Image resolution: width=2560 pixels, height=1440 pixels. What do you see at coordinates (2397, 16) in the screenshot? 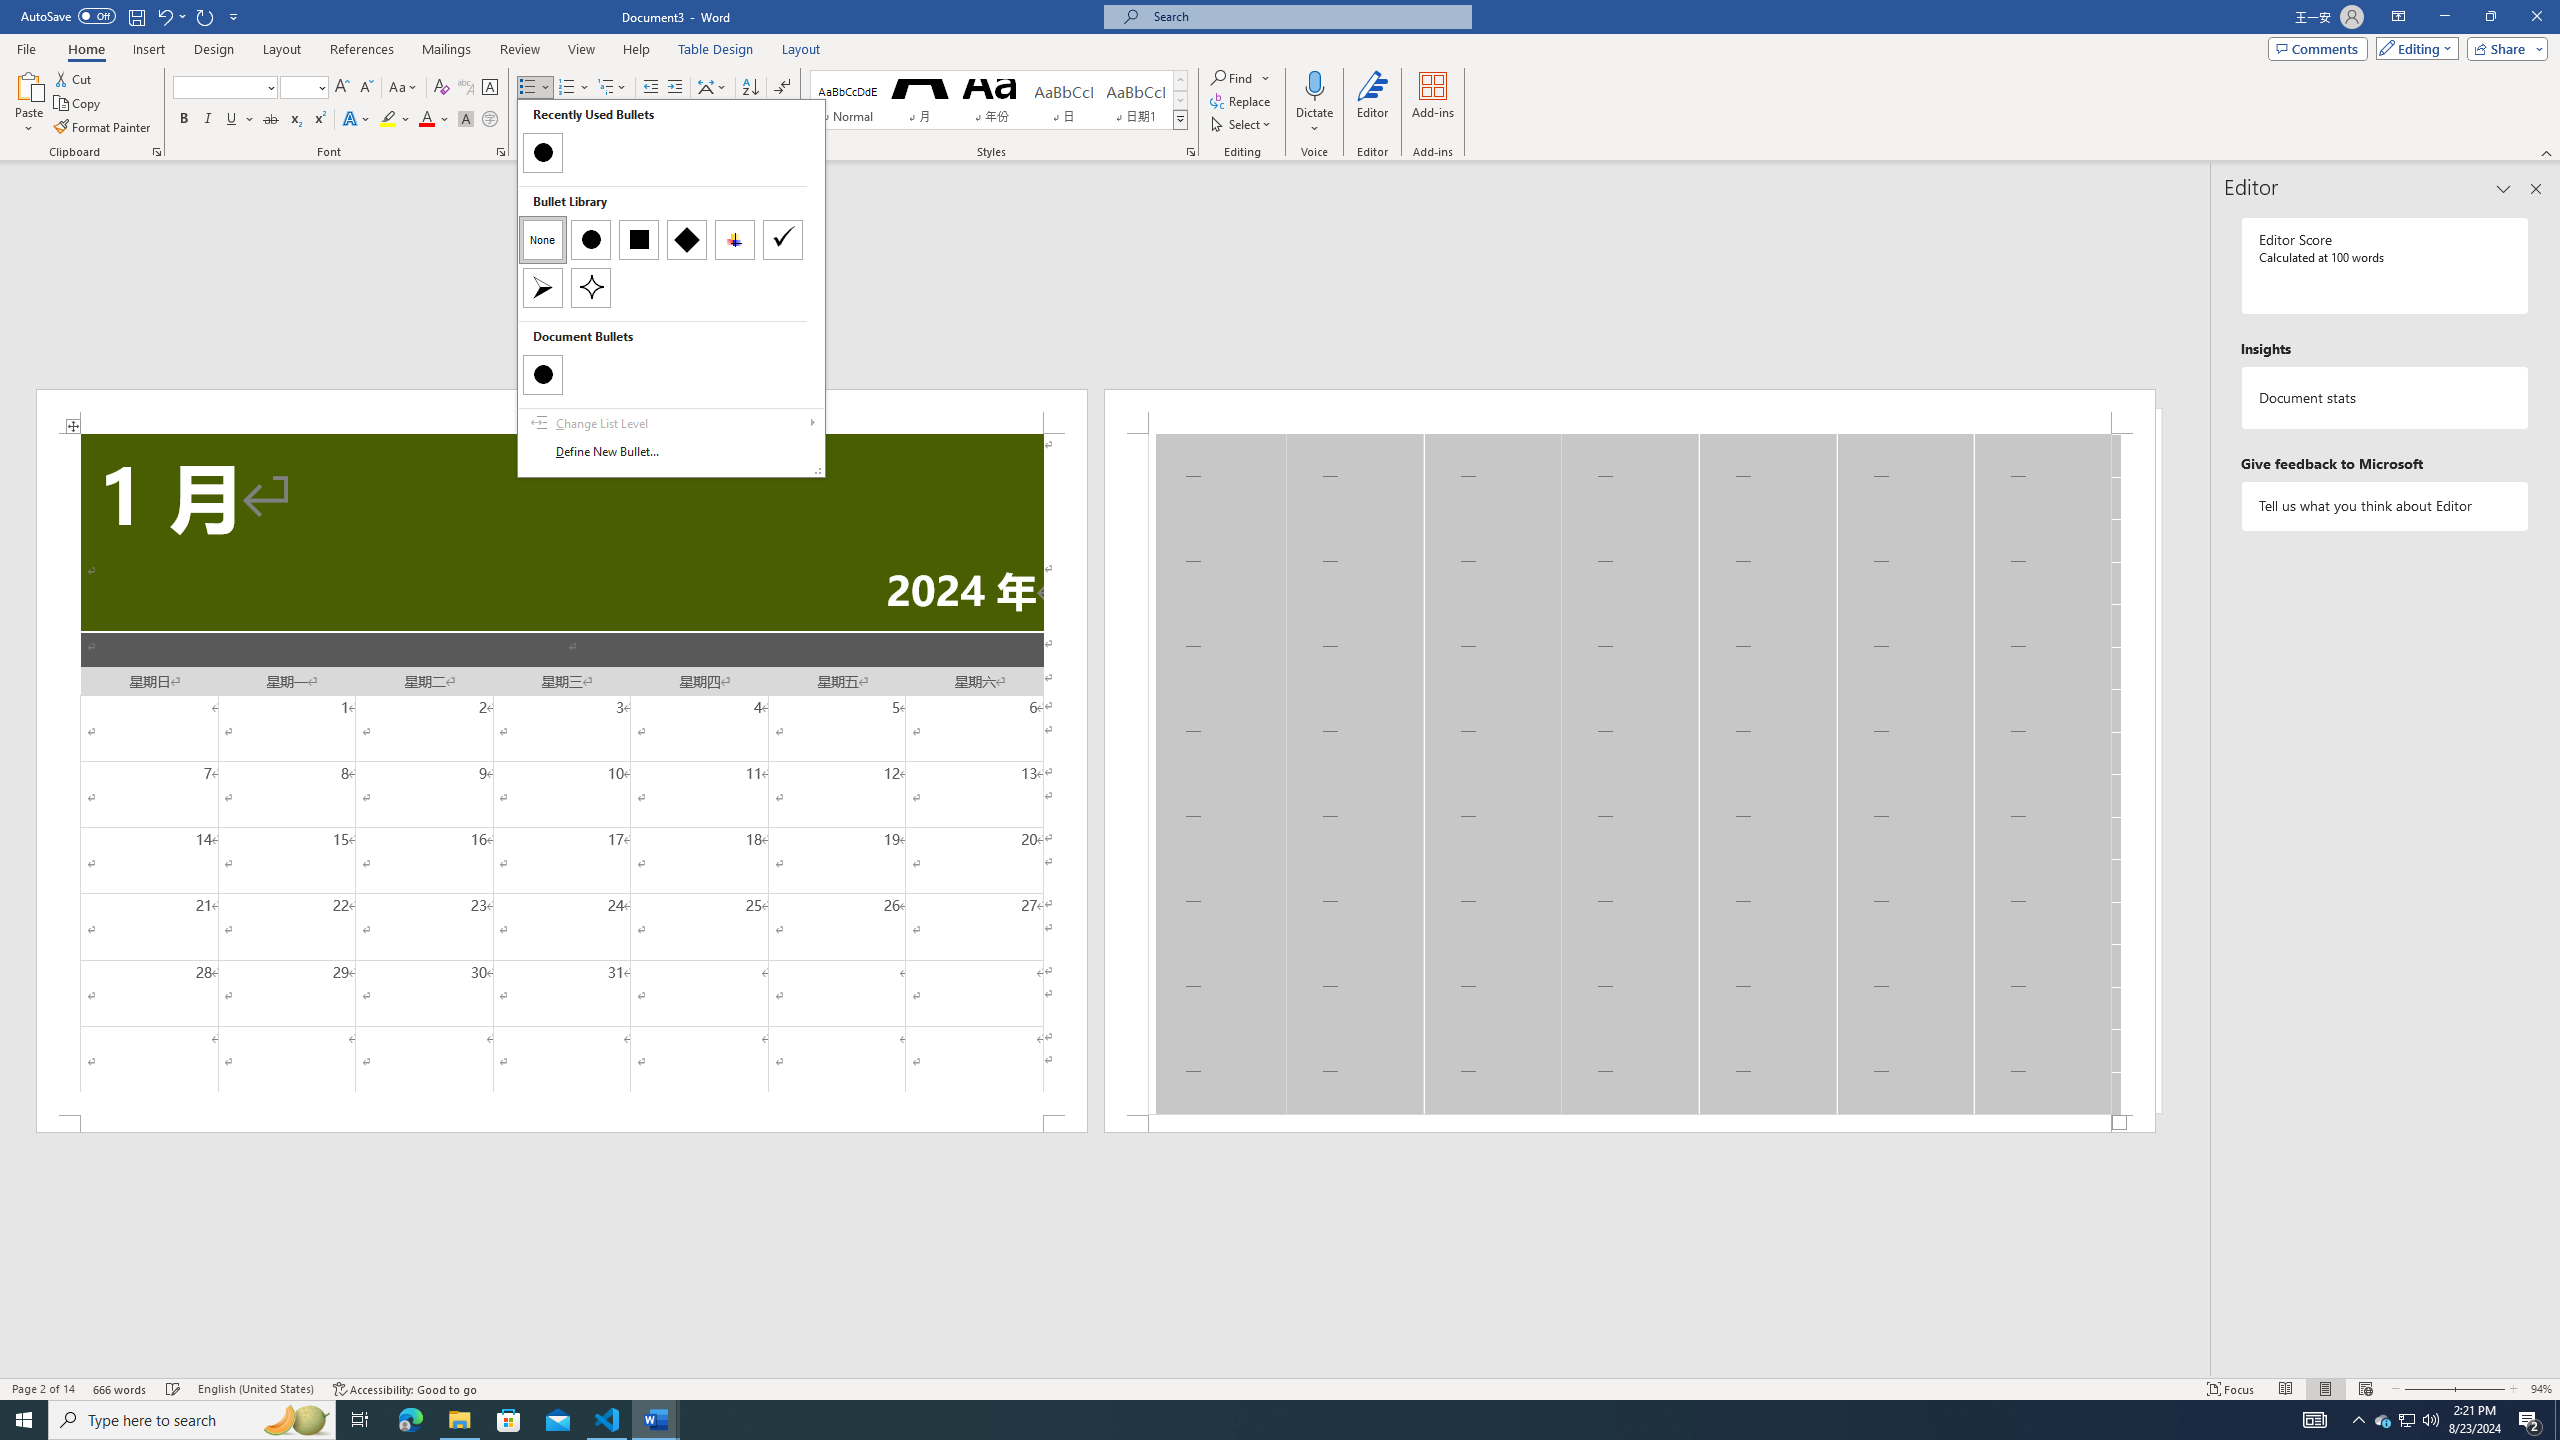
I see `'Ribbon Display Options'` at bounding box center [2397, 16].